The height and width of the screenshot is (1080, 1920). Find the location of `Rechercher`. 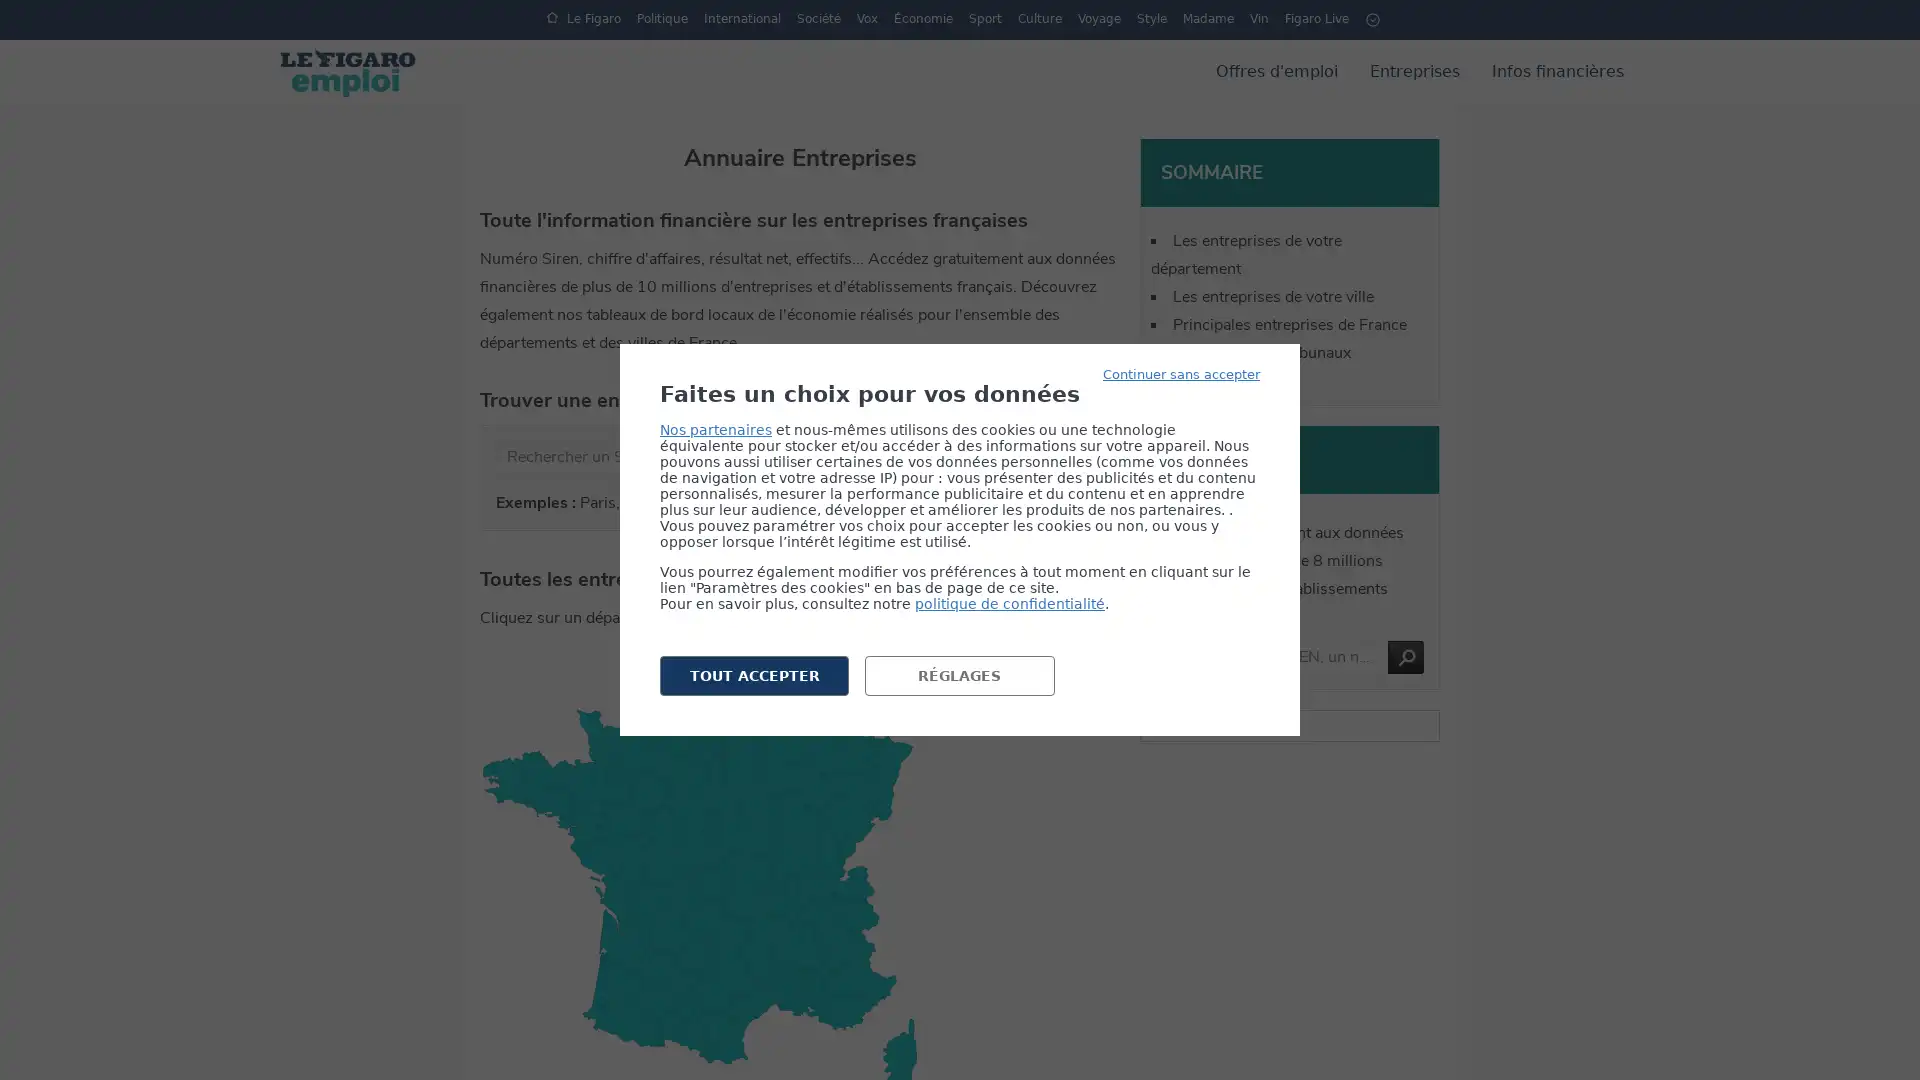

Rechercher is located at coordinates (1405, 657).